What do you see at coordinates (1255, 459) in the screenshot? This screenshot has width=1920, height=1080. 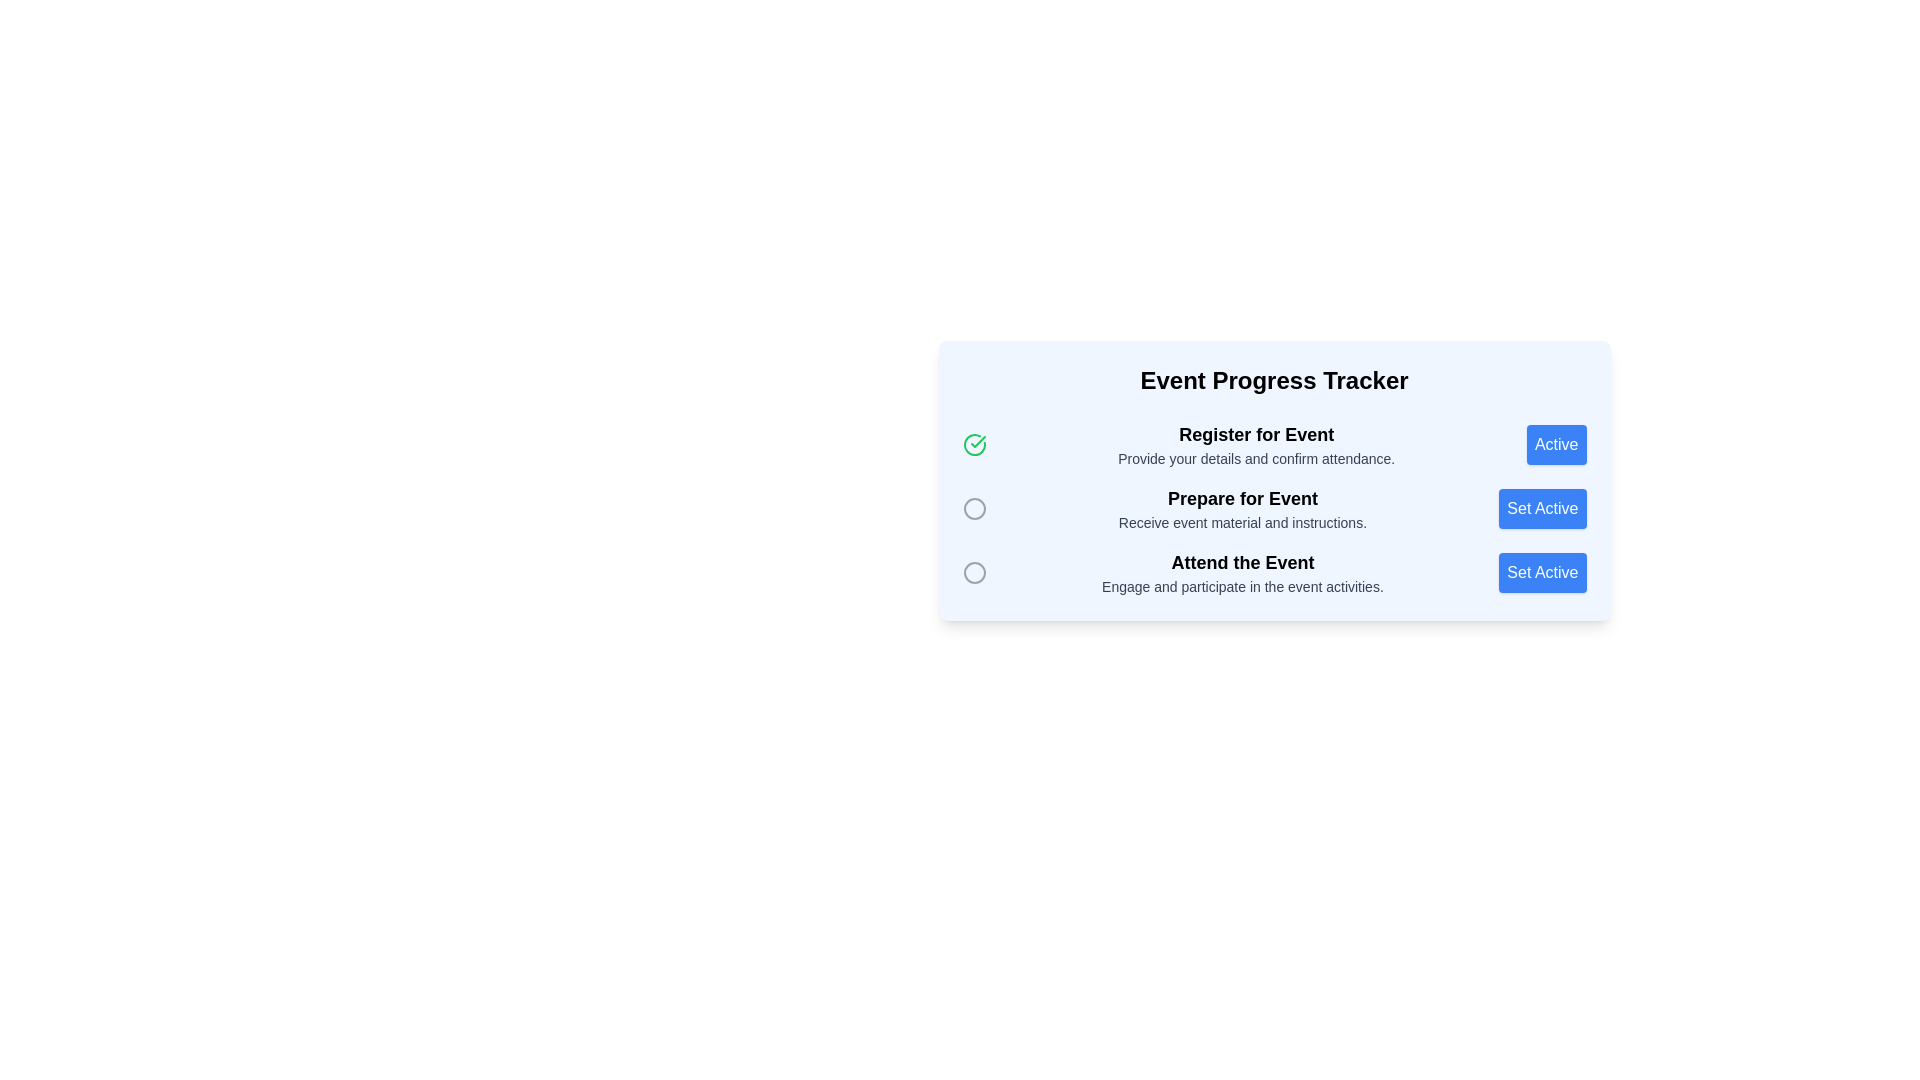 I see `the text label displaying 'Provide your details and confirm attendance.', which is styled in gray and located directly below the title 'Register for Event'` at bounding box center [1255, 459].